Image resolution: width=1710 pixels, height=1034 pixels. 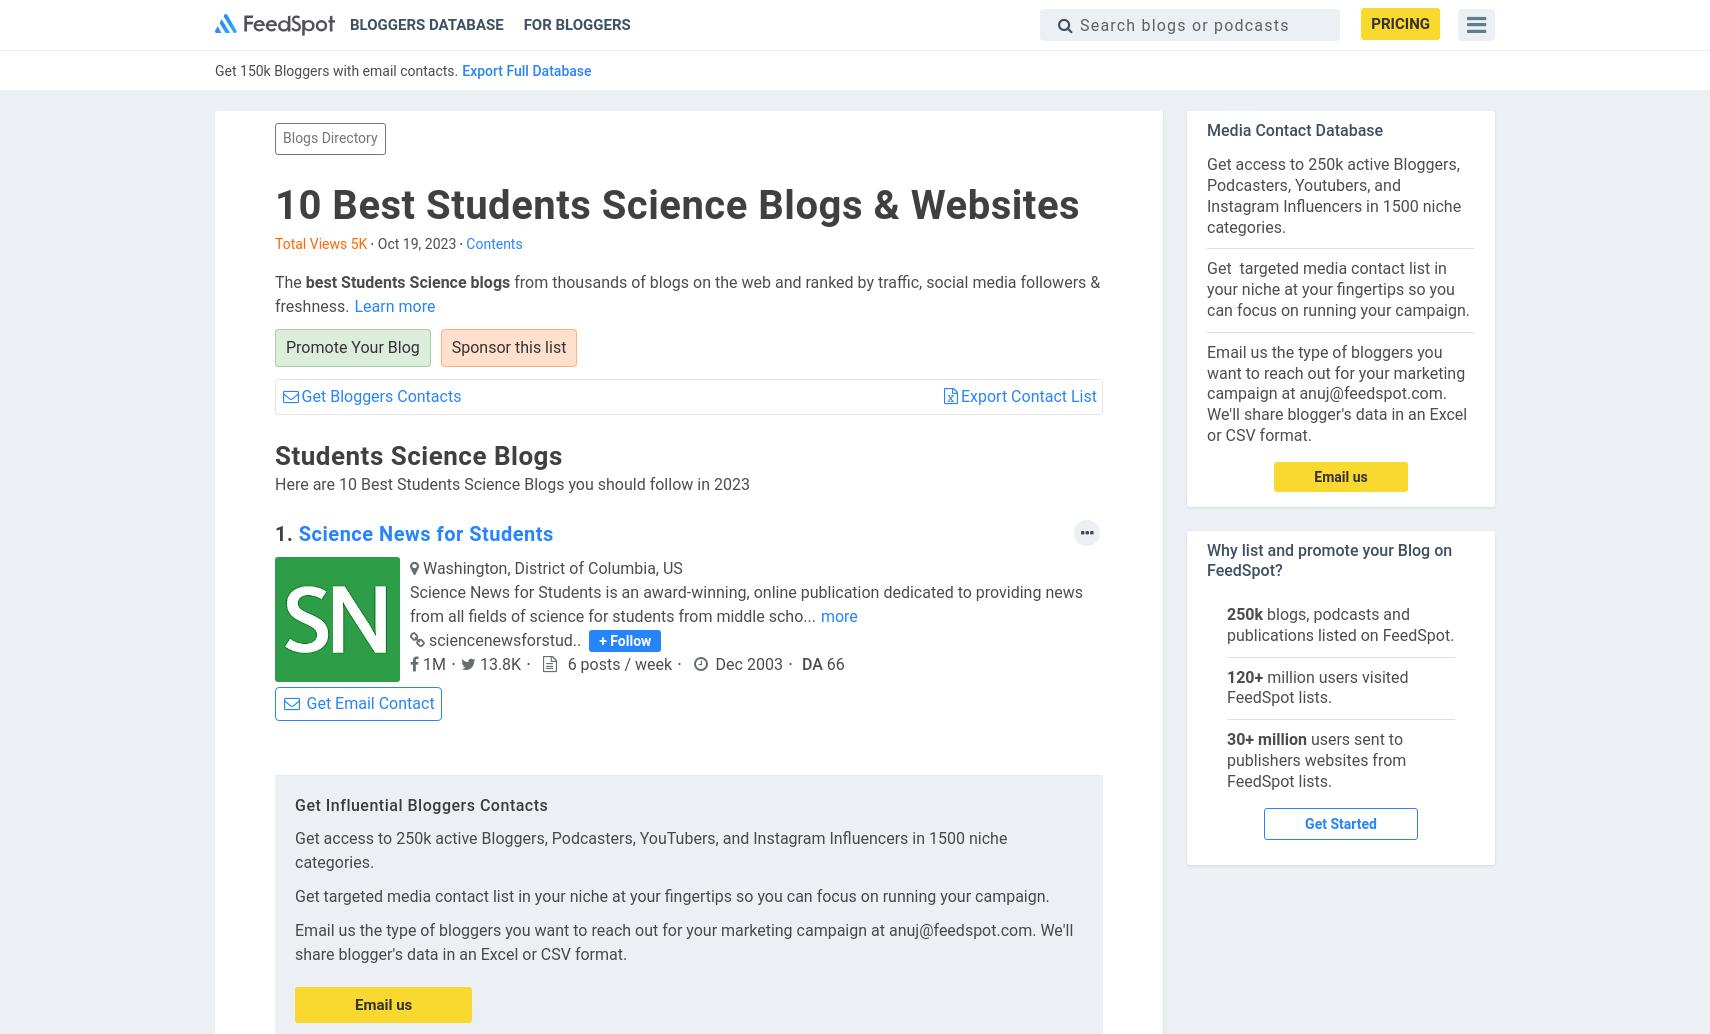 What do you see at coordinates (213, 71) in the screenshot?
I see `'Get 150k Bloggers with email contacts.'` at bounding box center [213, 71].